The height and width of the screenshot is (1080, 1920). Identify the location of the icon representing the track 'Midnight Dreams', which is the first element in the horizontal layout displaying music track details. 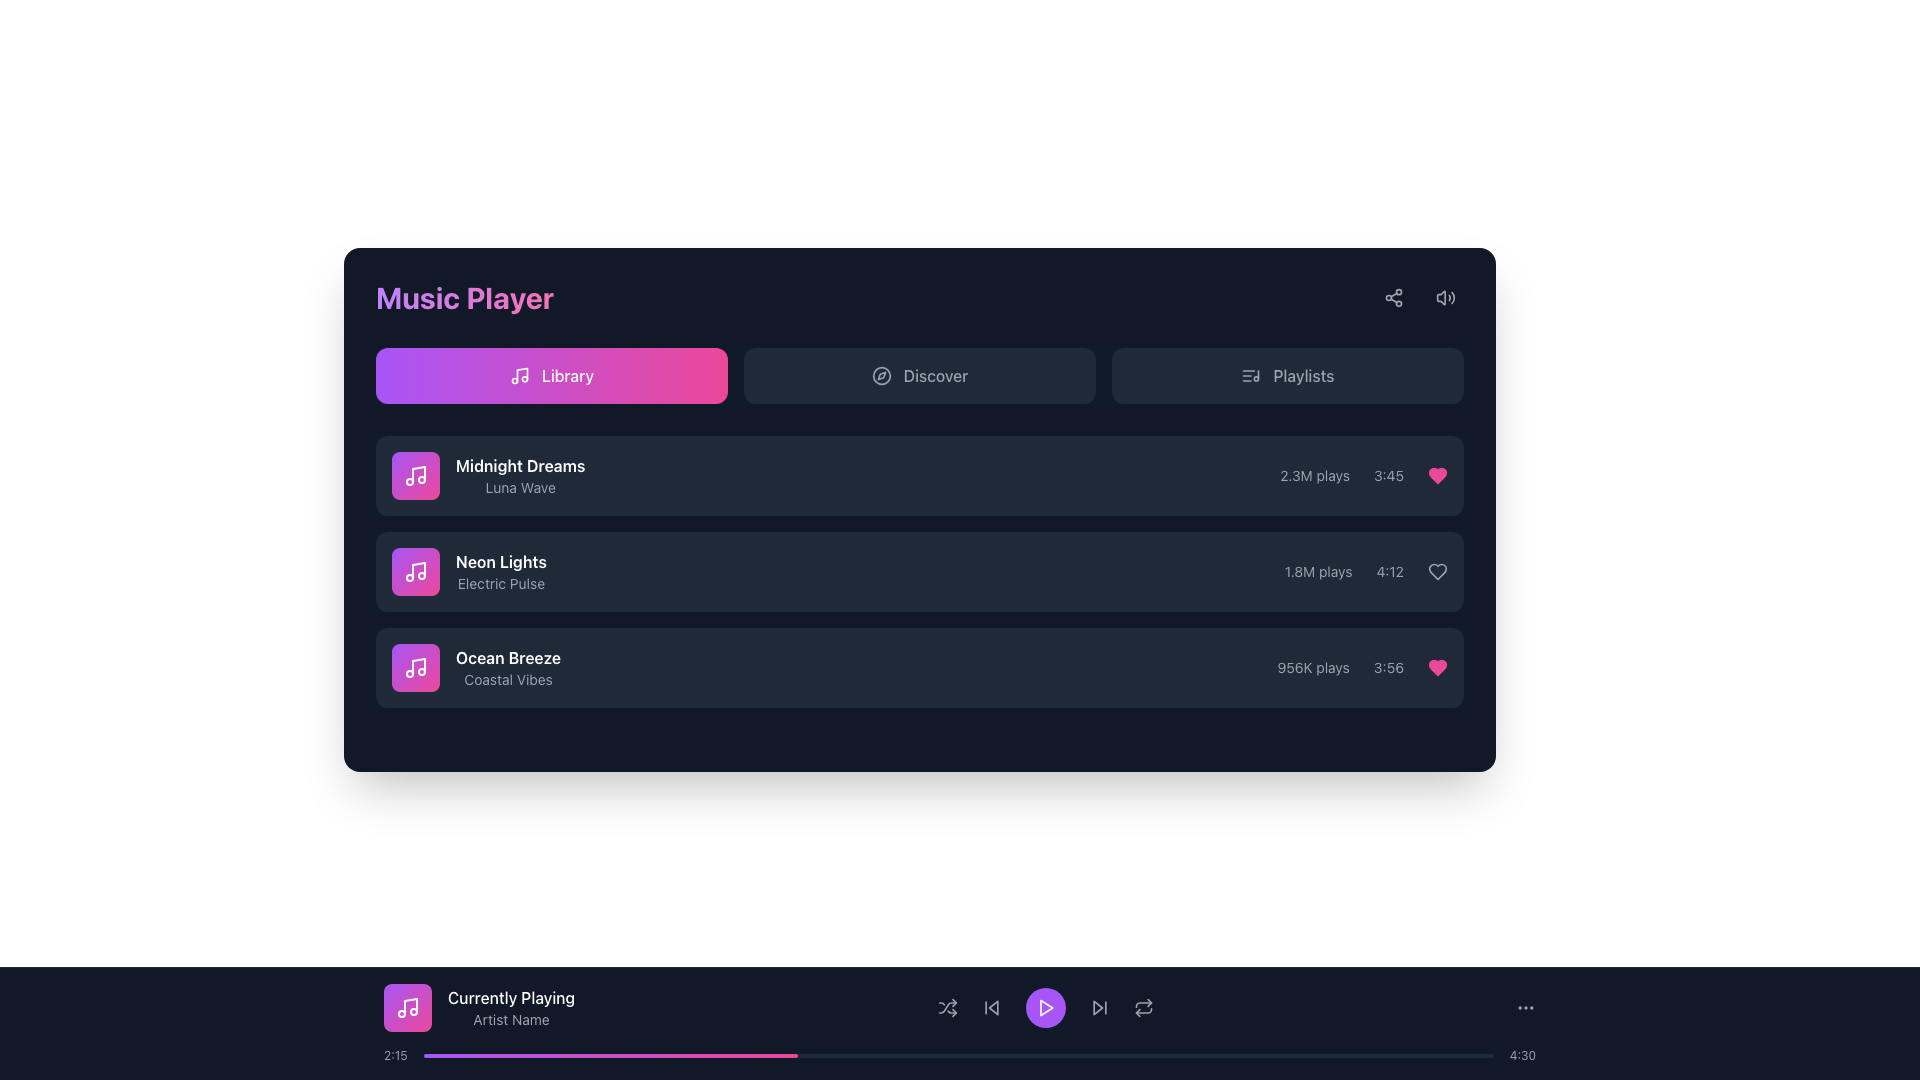
(415, 475).